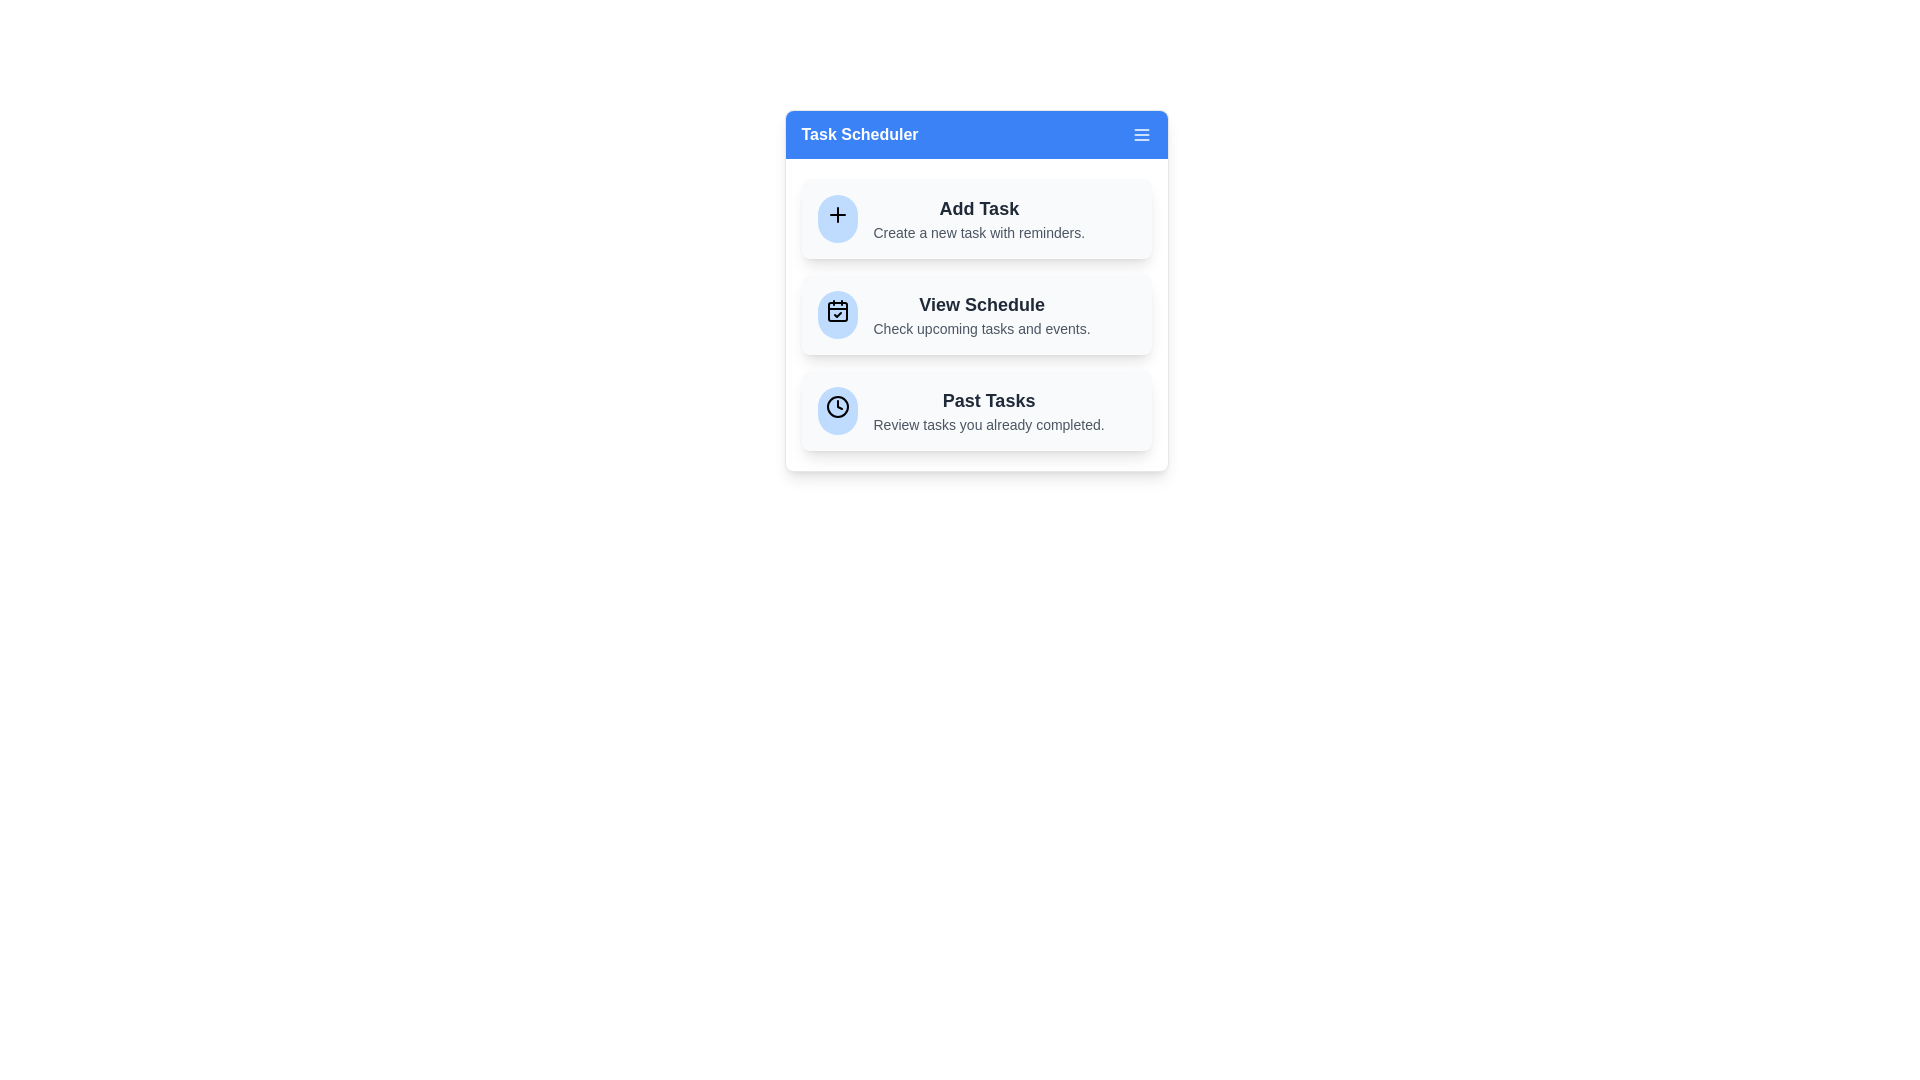 Image resolution: width=1920 pixels, height=1080 pixels. What do you see at coordinates (976, 410) in the screenshot?
I see `the Past Tasks to highlight it` at bounding box center [976, 410].